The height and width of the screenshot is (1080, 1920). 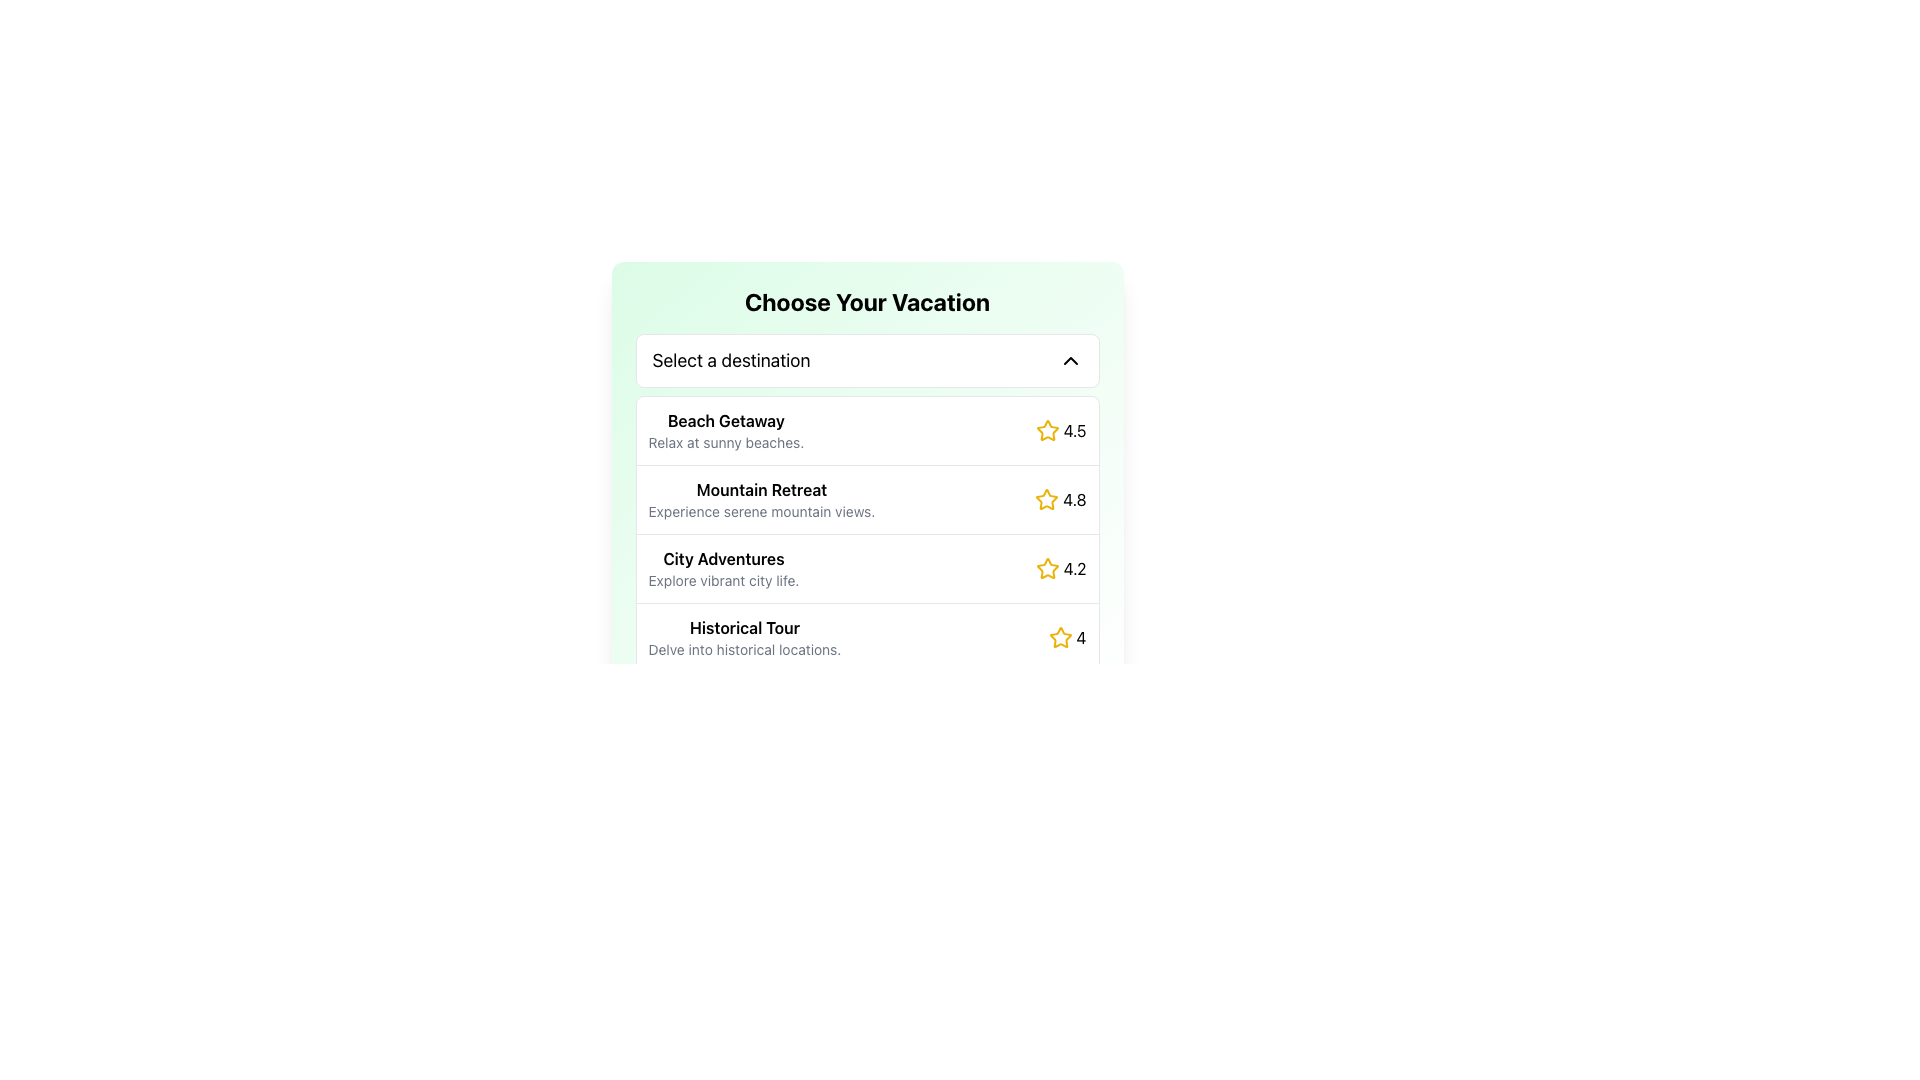 What do you see at coordinates (723, 559) in the screenshot?
I see `the 'City Adventures' text label, which is displayed in bold style and is located in the third list item below the header 'Choose Your Vacation'` at bounding box center [723, 559].